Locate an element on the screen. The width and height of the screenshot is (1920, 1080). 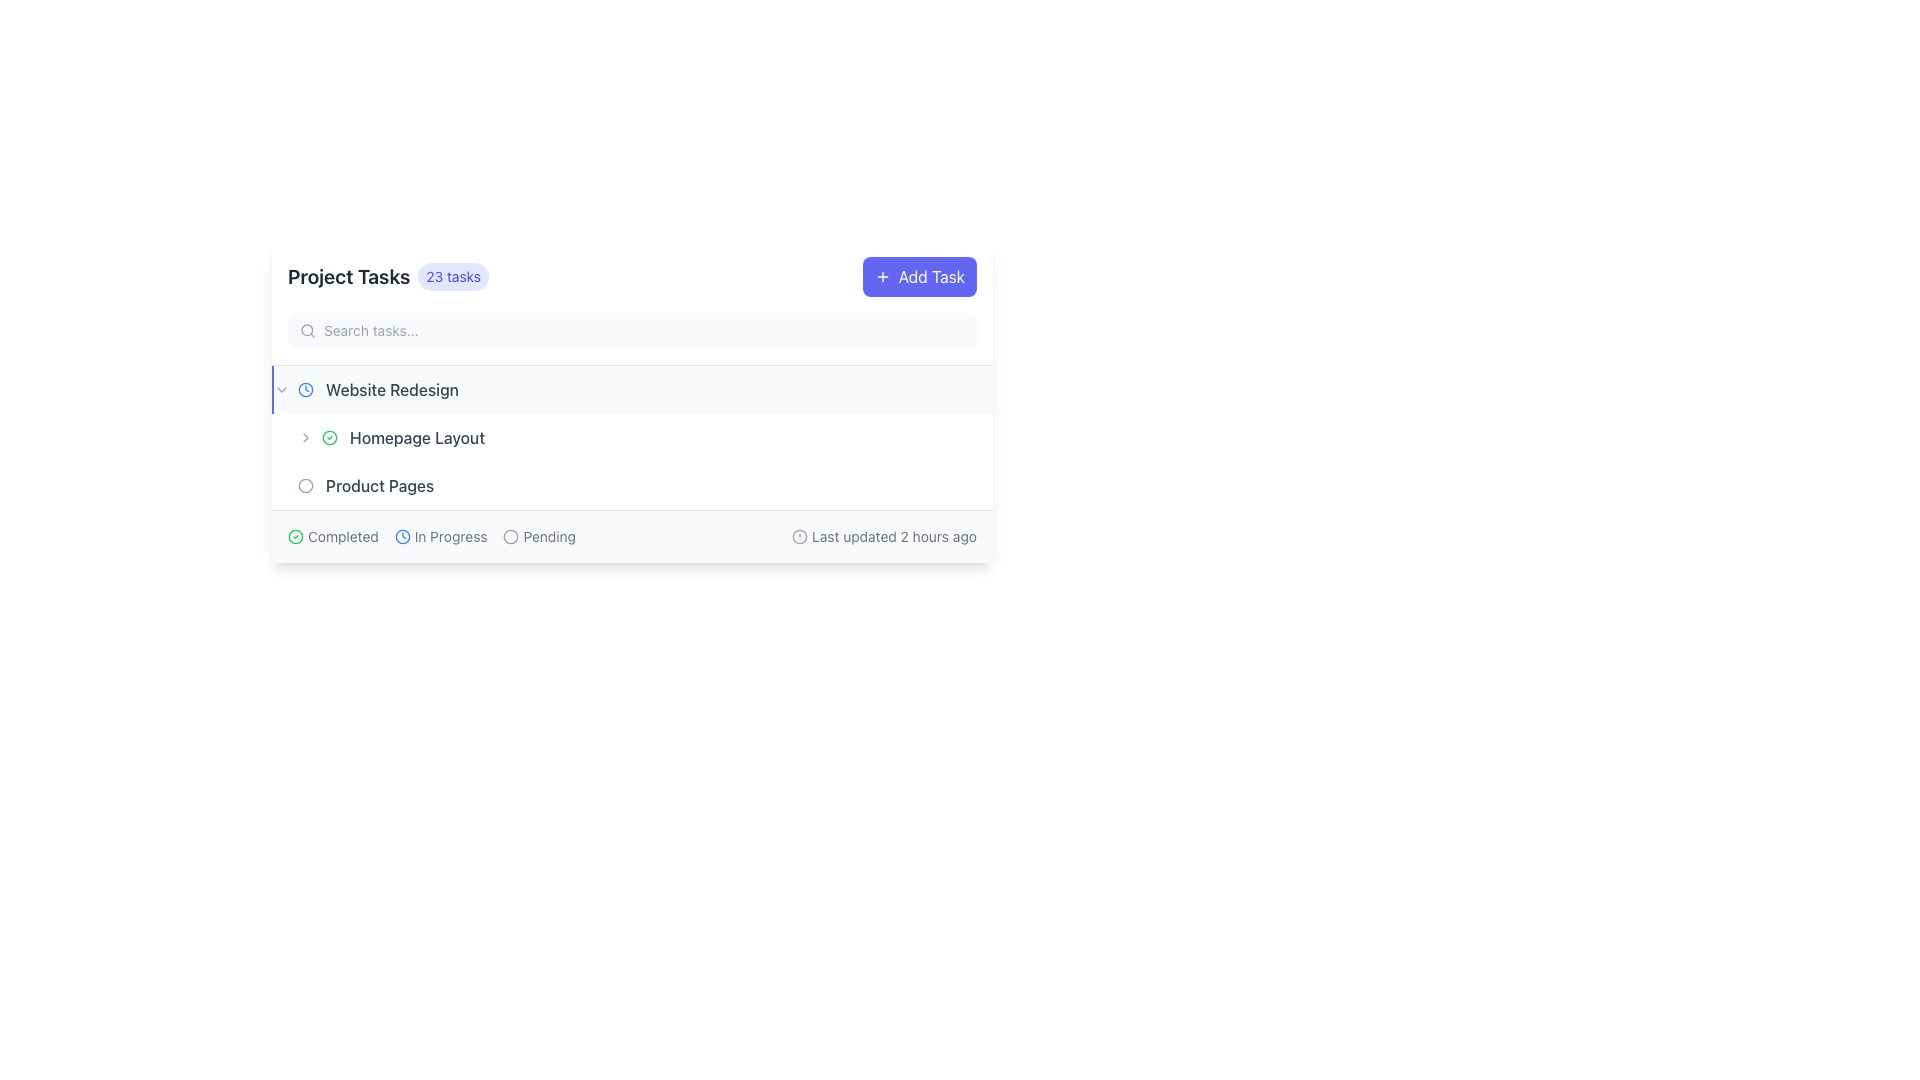
the text label for the task item is located at coordinates (416, 437).